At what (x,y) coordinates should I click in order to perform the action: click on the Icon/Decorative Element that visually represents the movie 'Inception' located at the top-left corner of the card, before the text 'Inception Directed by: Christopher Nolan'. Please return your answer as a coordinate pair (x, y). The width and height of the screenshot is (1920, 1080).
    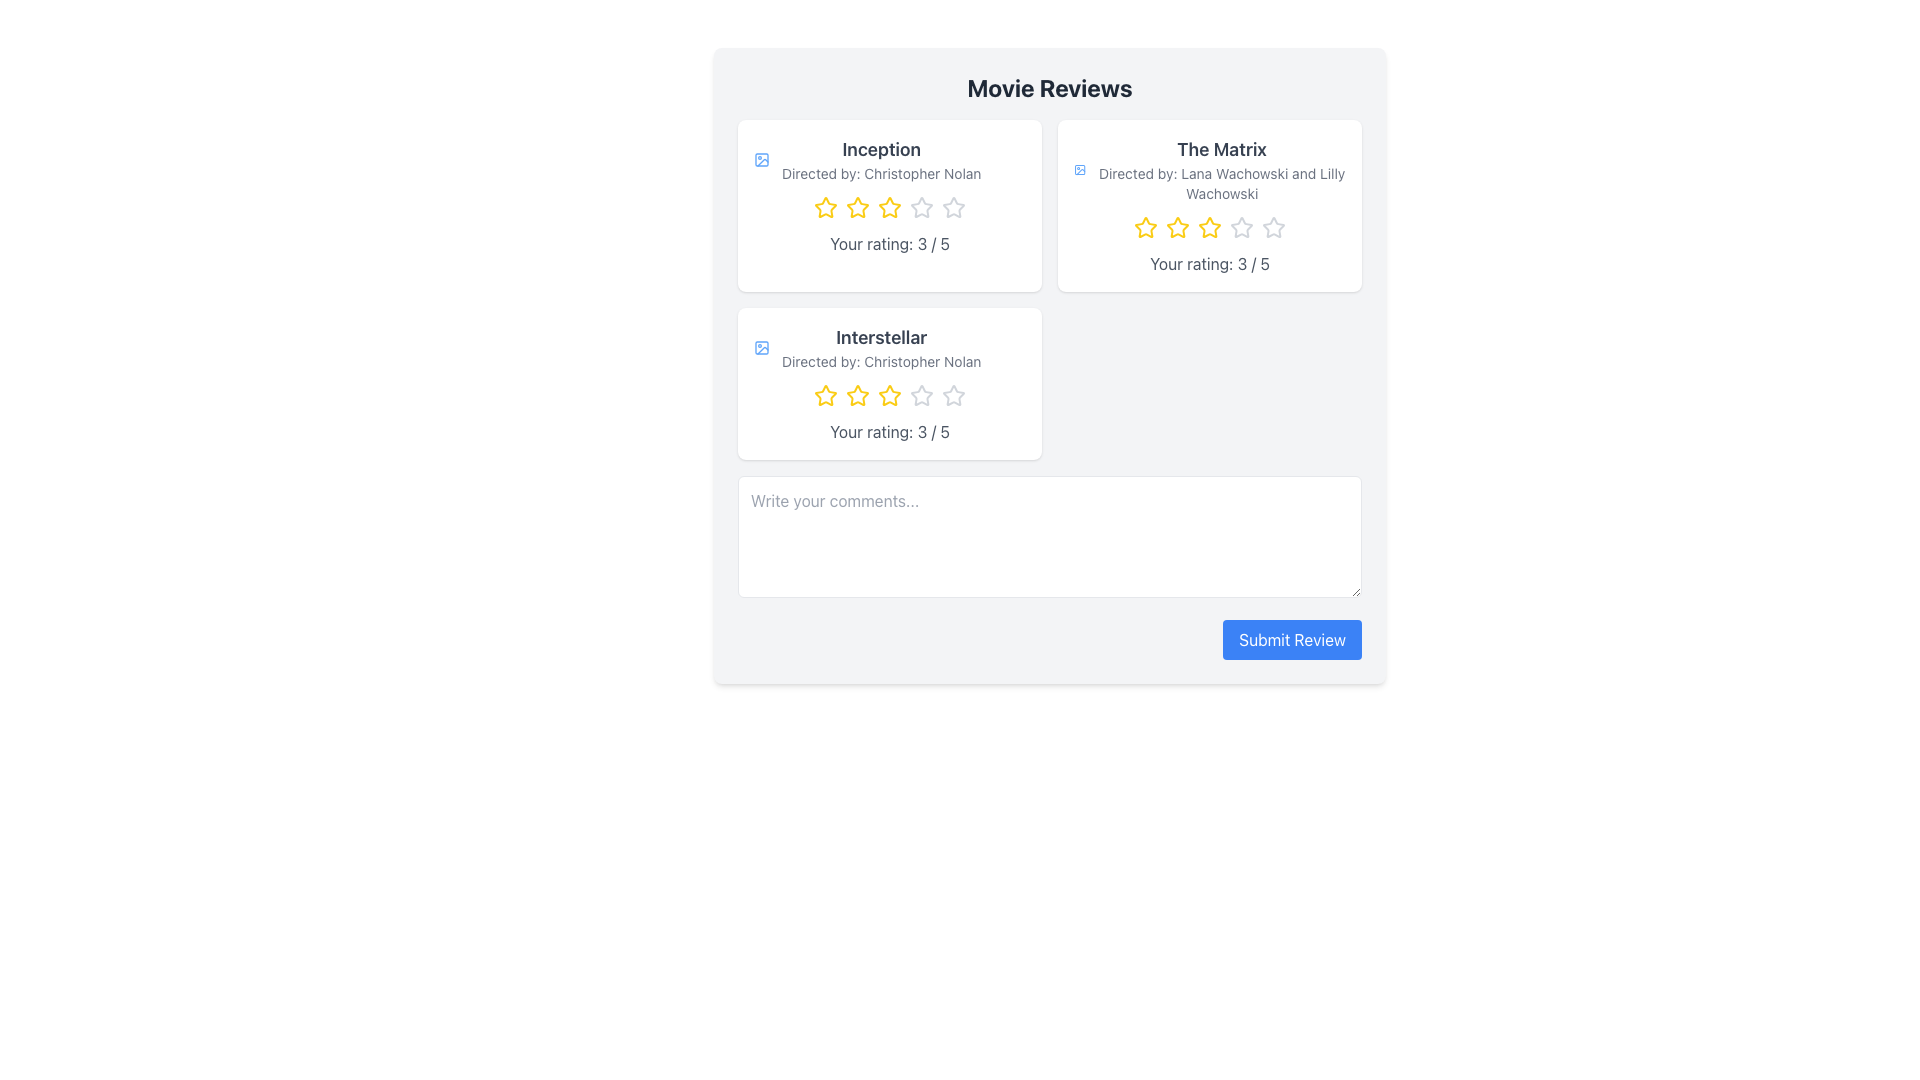
    Looking at the image, I should click on (761, 158).